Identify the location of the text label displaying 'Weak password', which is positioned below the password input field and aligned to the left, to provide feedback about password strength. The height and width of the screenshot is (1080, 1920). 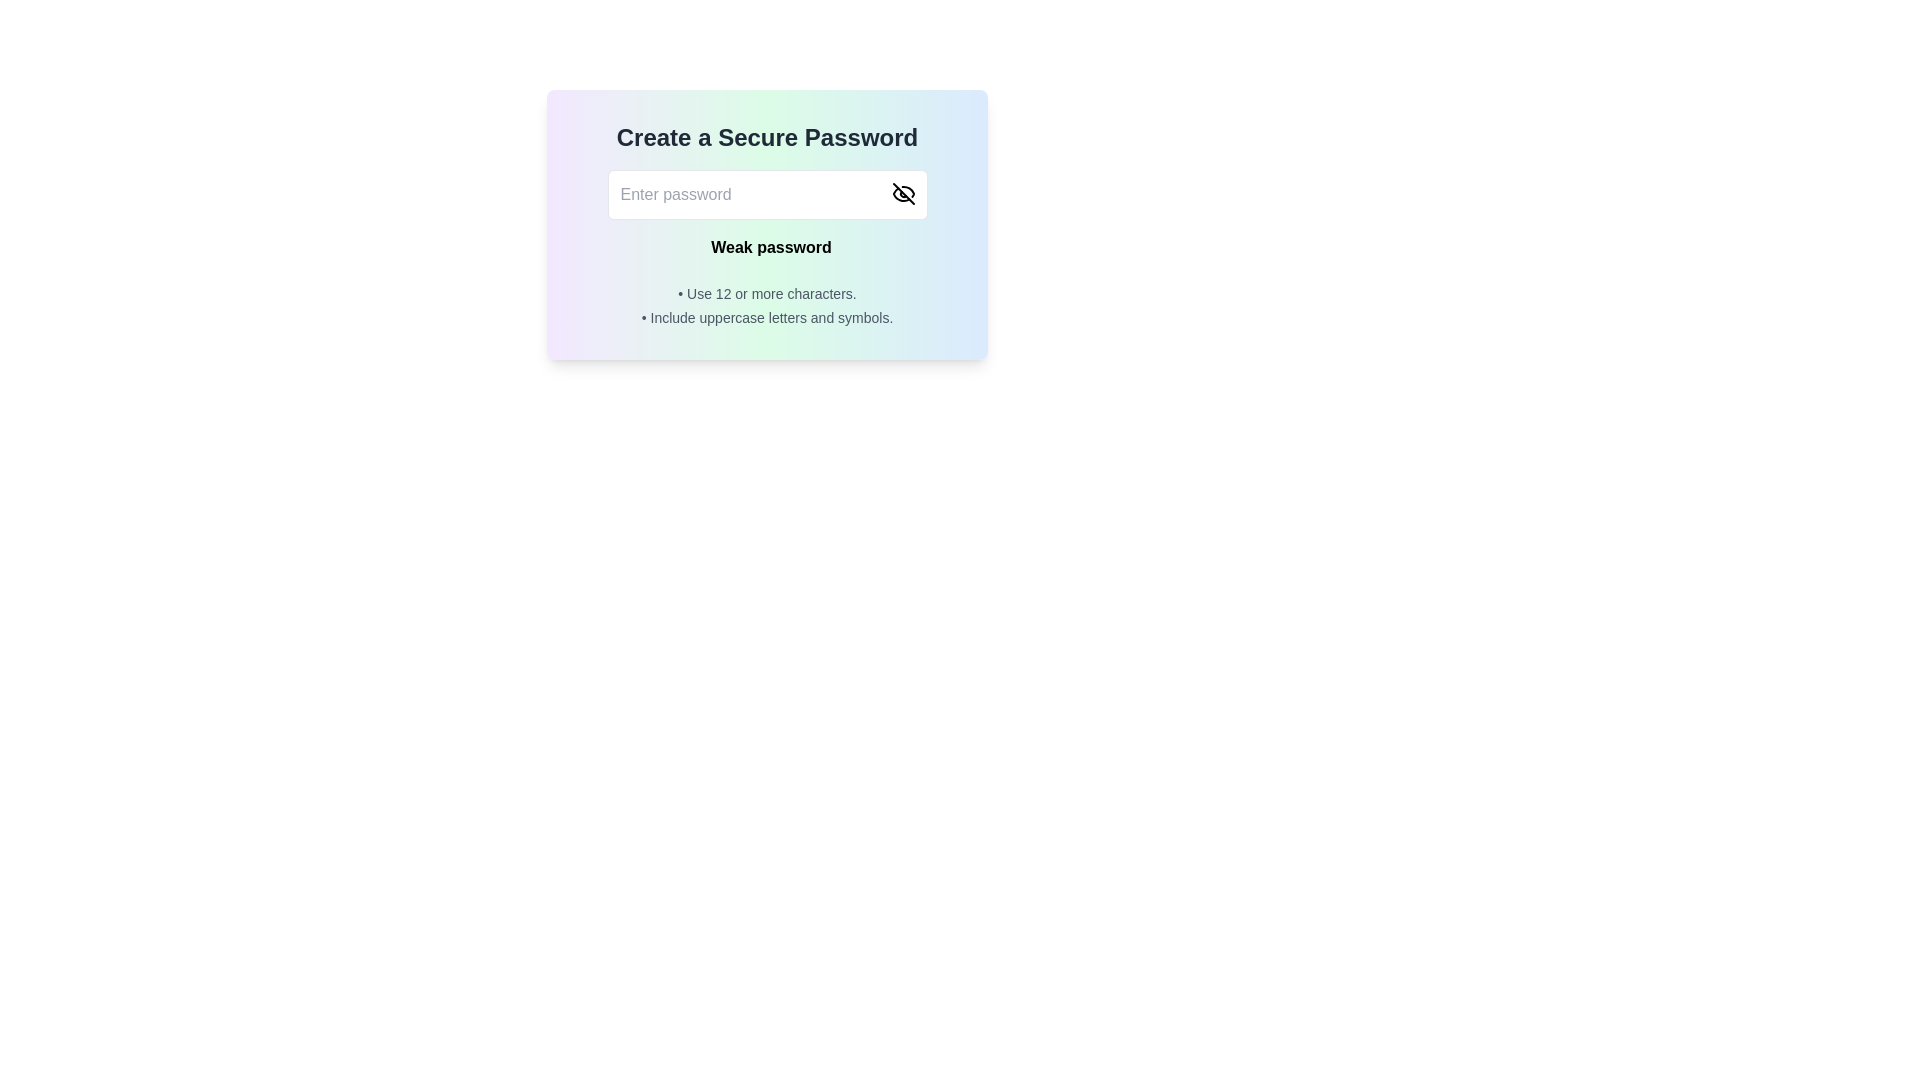
(770, 246).